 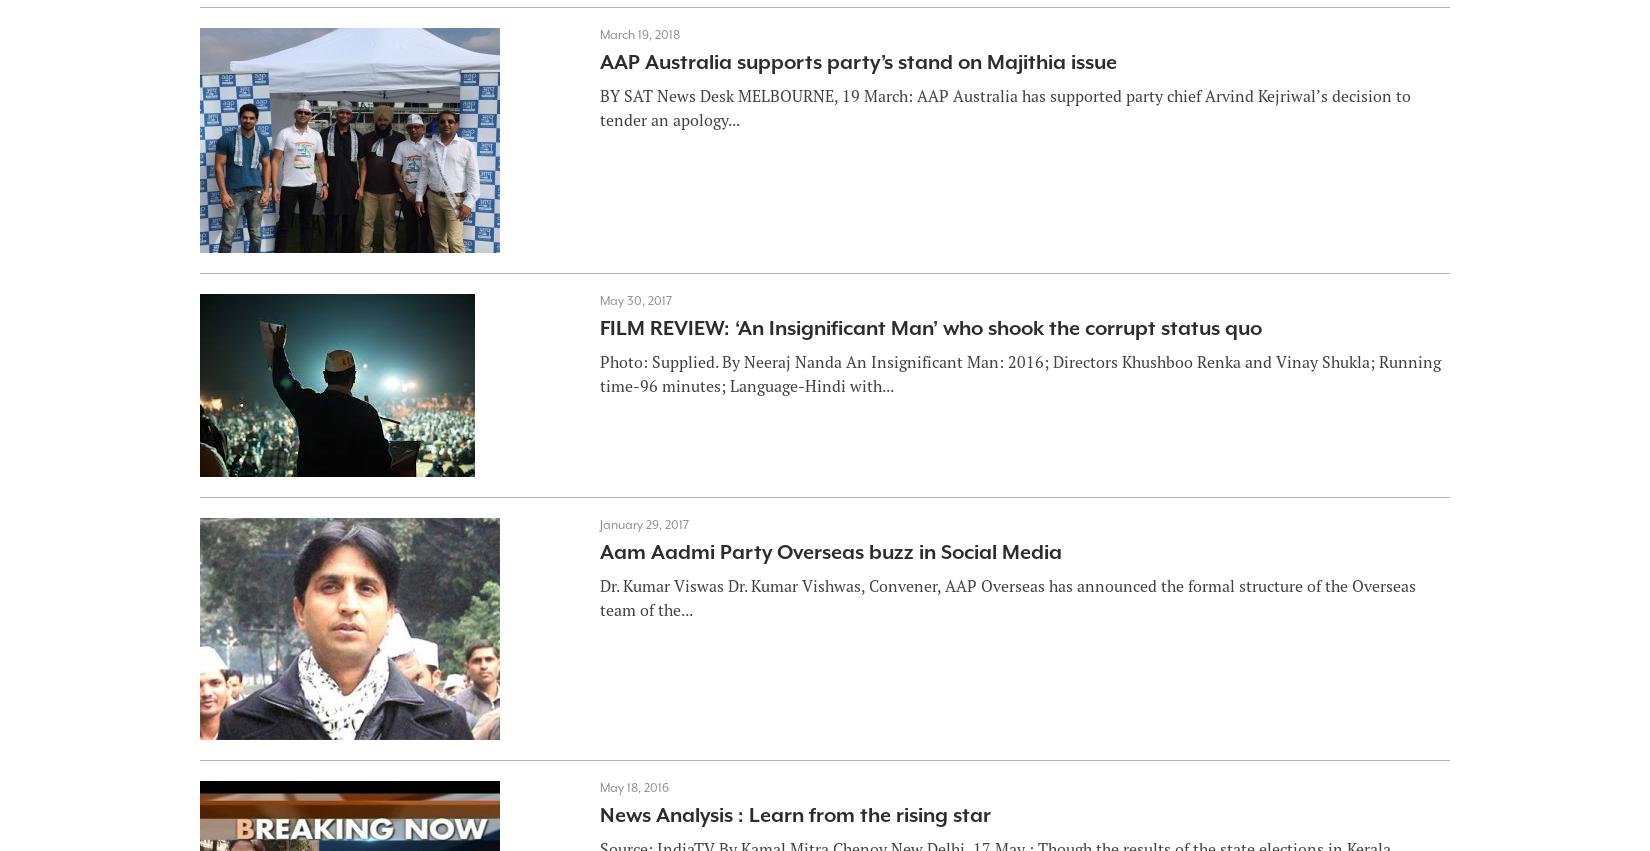 I want to click on 'AAP Australia supports party’s stand on Majithia issue', so click(x=857, y=62).